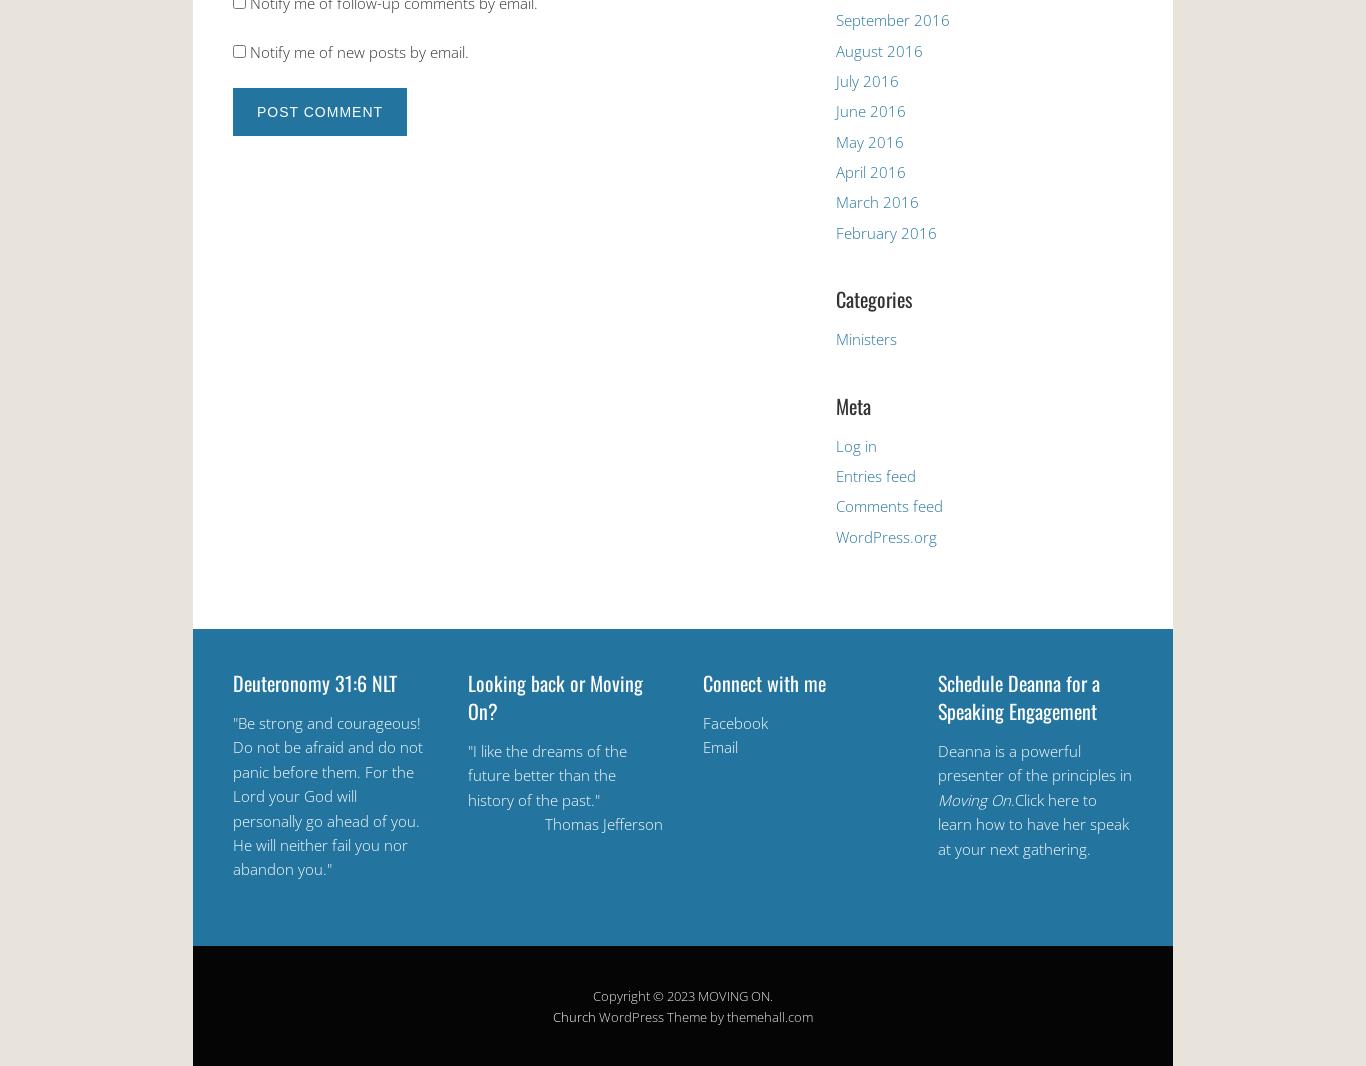 The width and height of the screenshot is (1366, 1066). What do you see at coordinates (875, 475) in the screenshot?
I see `'Entries feed'` at bounding box center [875, 475].